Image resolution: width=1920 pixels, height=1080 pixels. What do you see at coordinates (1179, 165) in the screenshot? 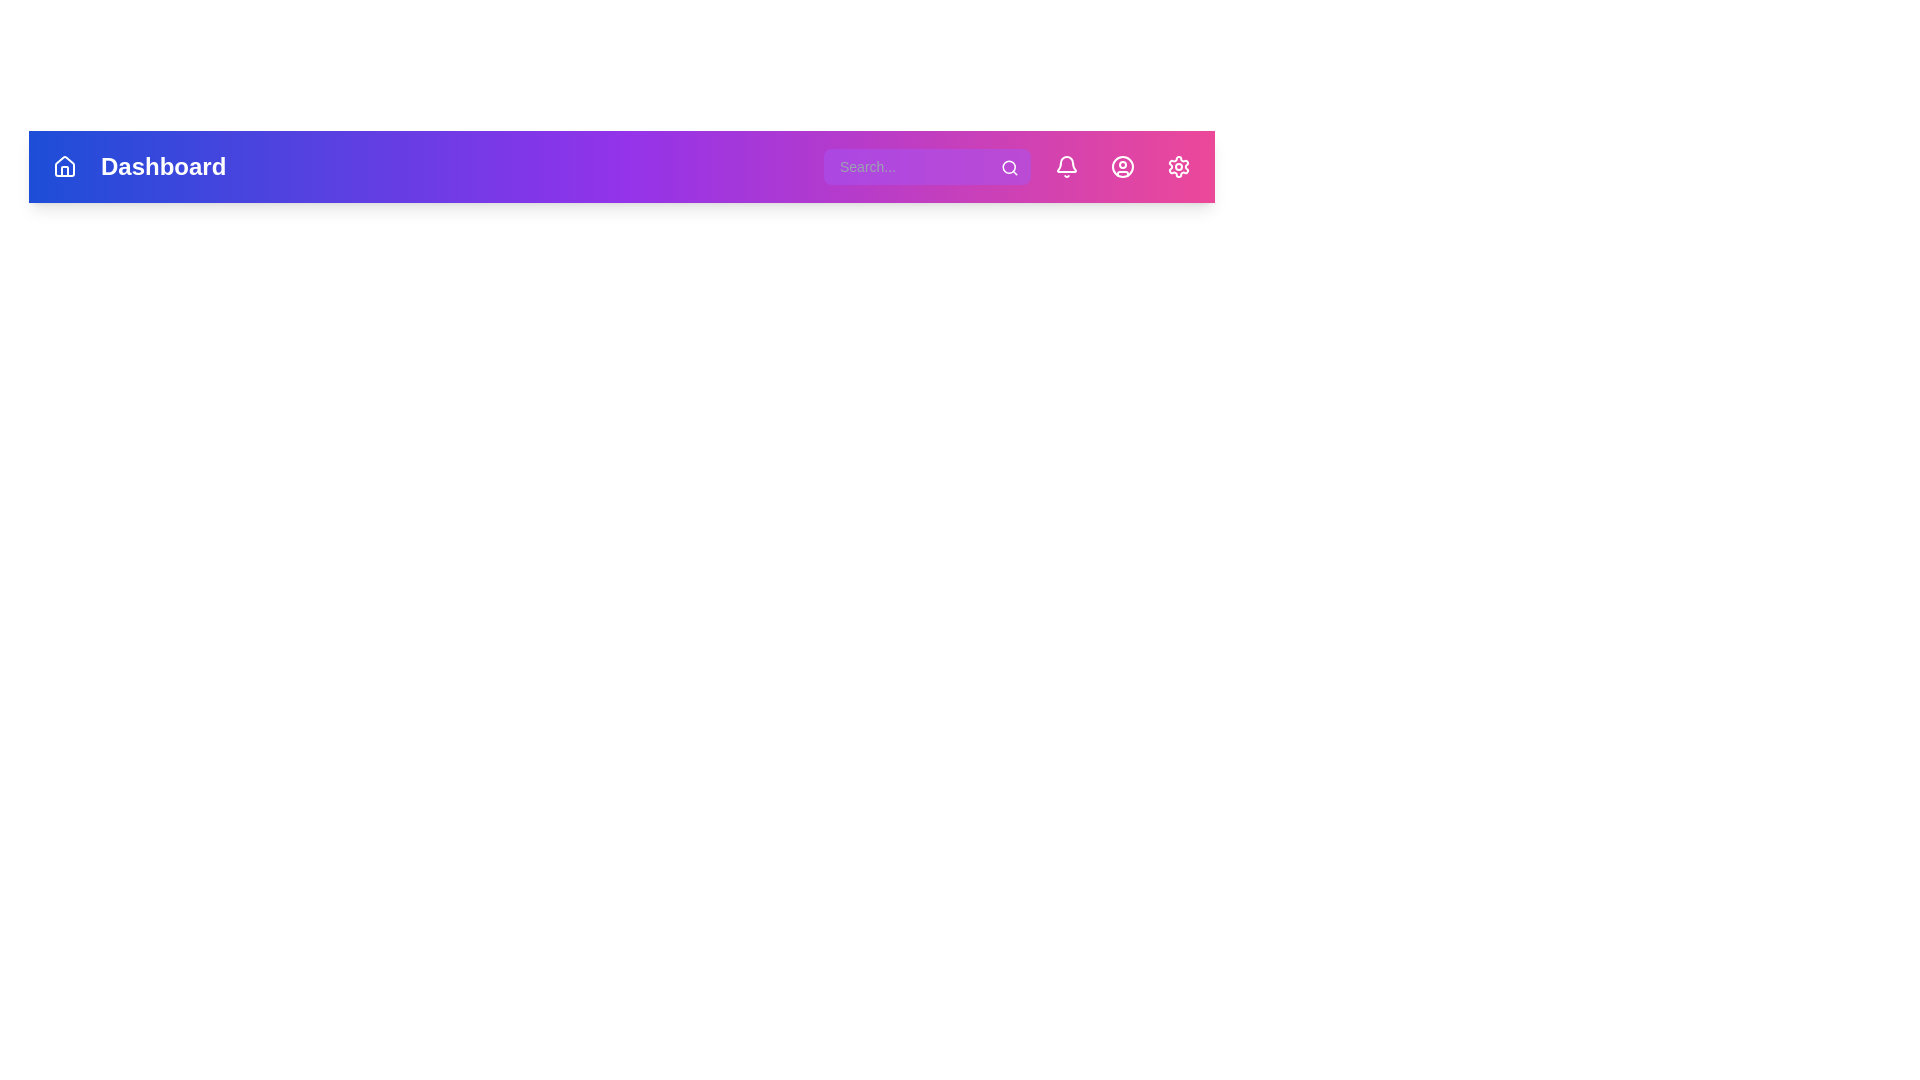
I see `the button labeled 'Settings'` at bounding box center [1179, 165].